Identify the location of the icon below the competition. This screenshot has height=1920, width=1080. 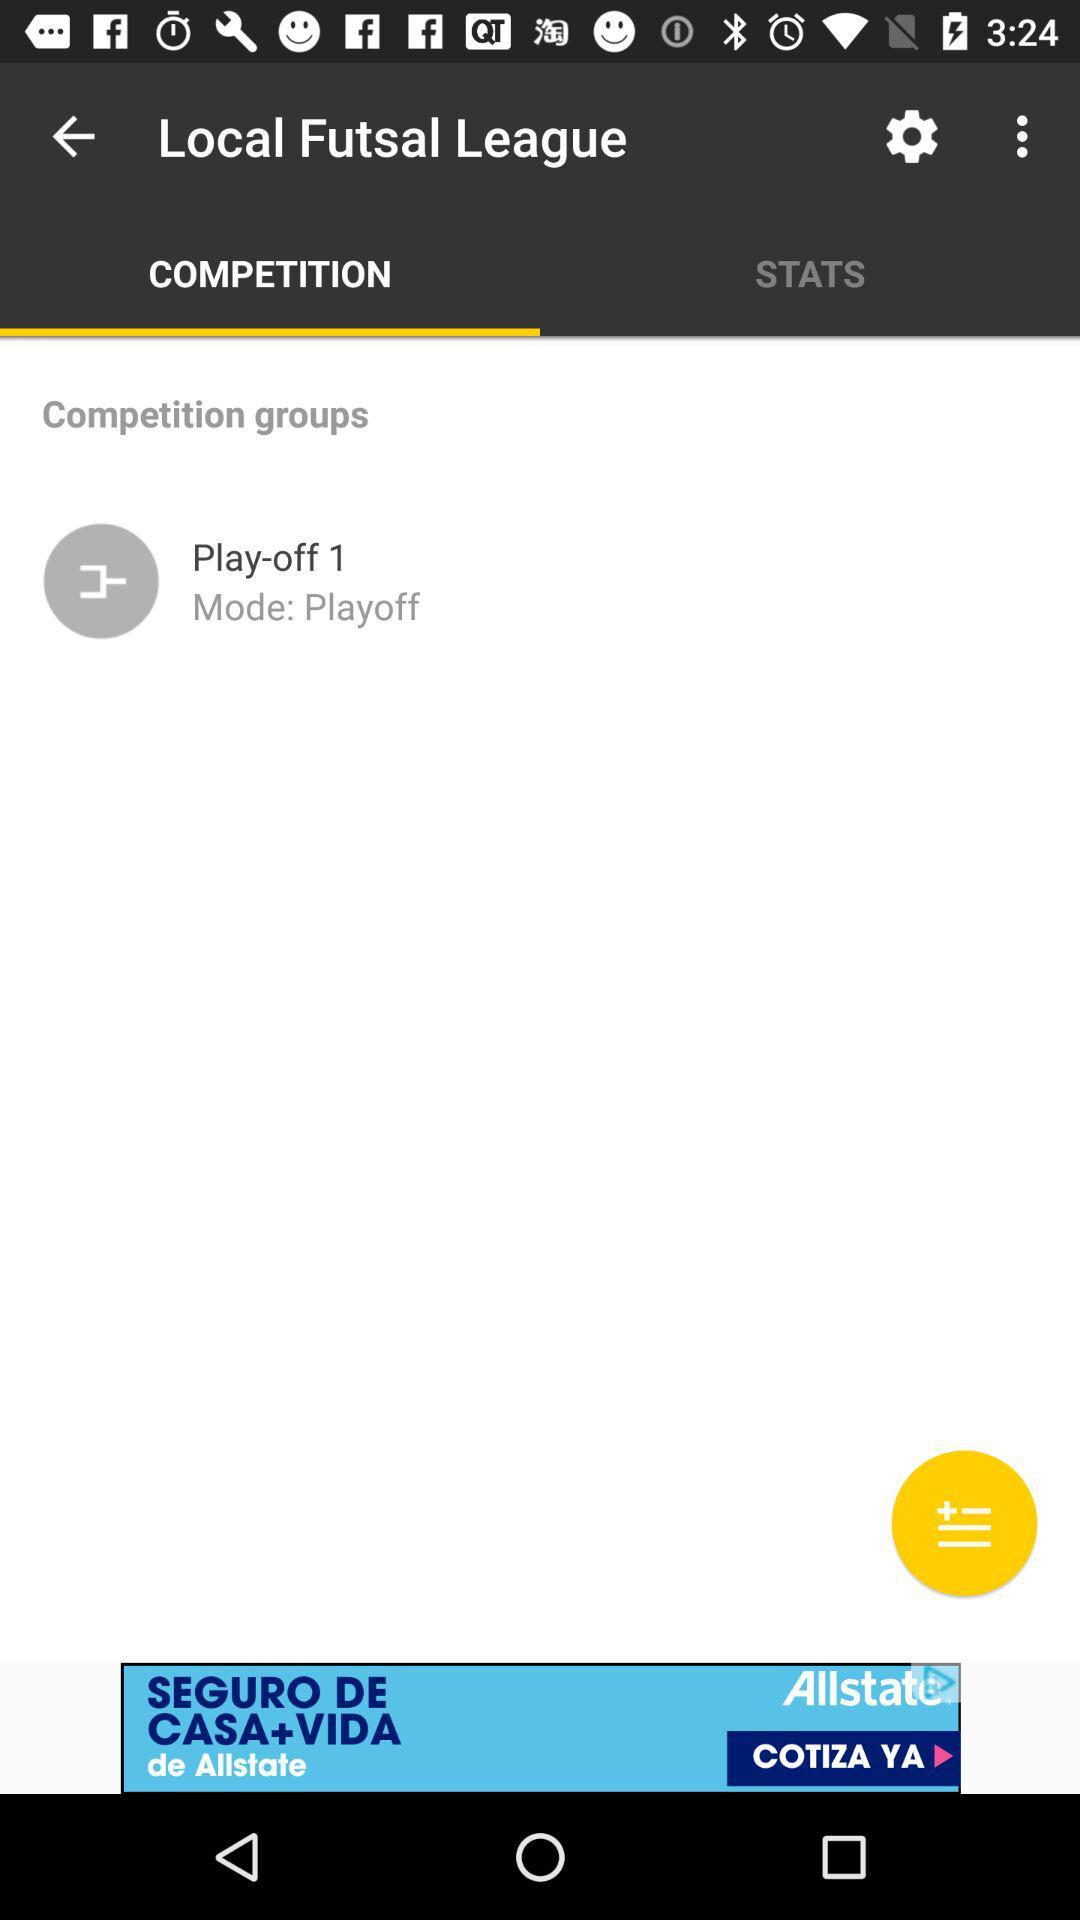
(101, 580).